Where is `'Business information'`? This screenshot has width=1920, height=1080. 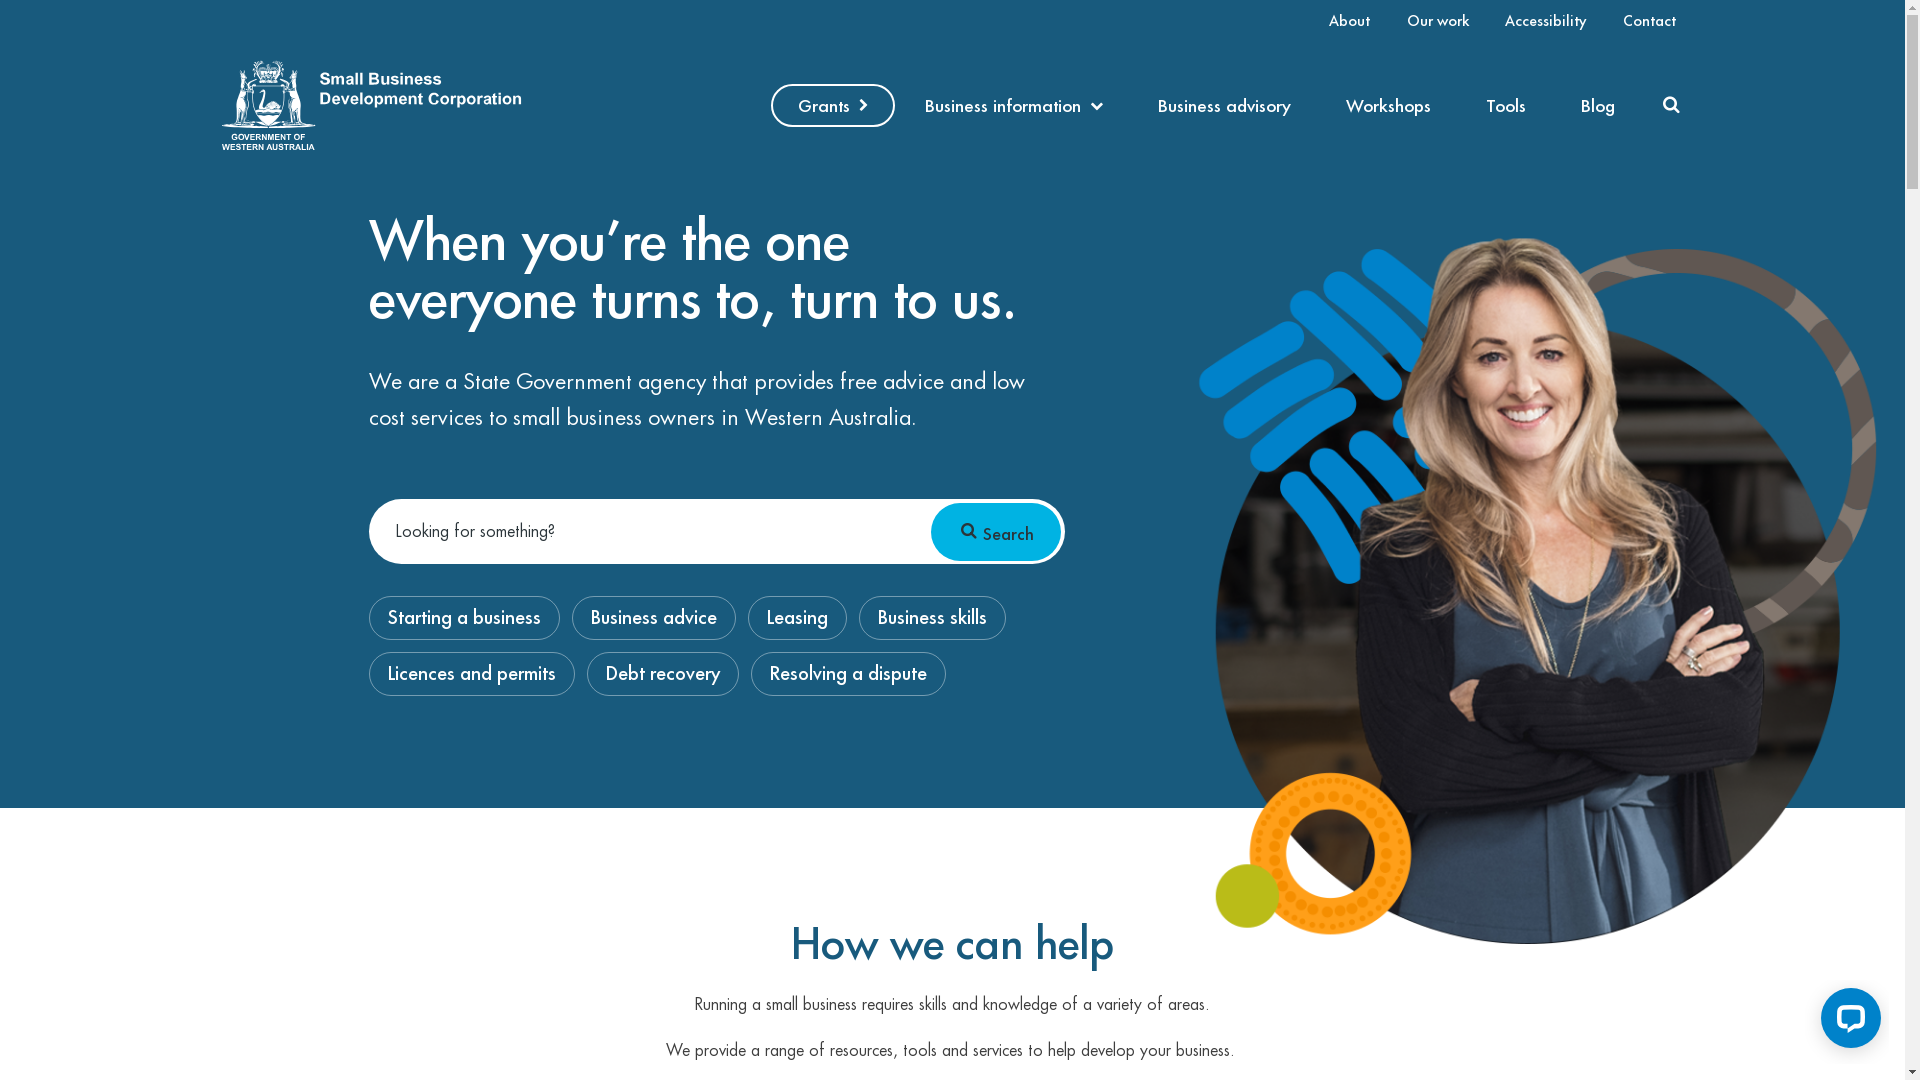 'Business information' is located at coordinates (899, 105).